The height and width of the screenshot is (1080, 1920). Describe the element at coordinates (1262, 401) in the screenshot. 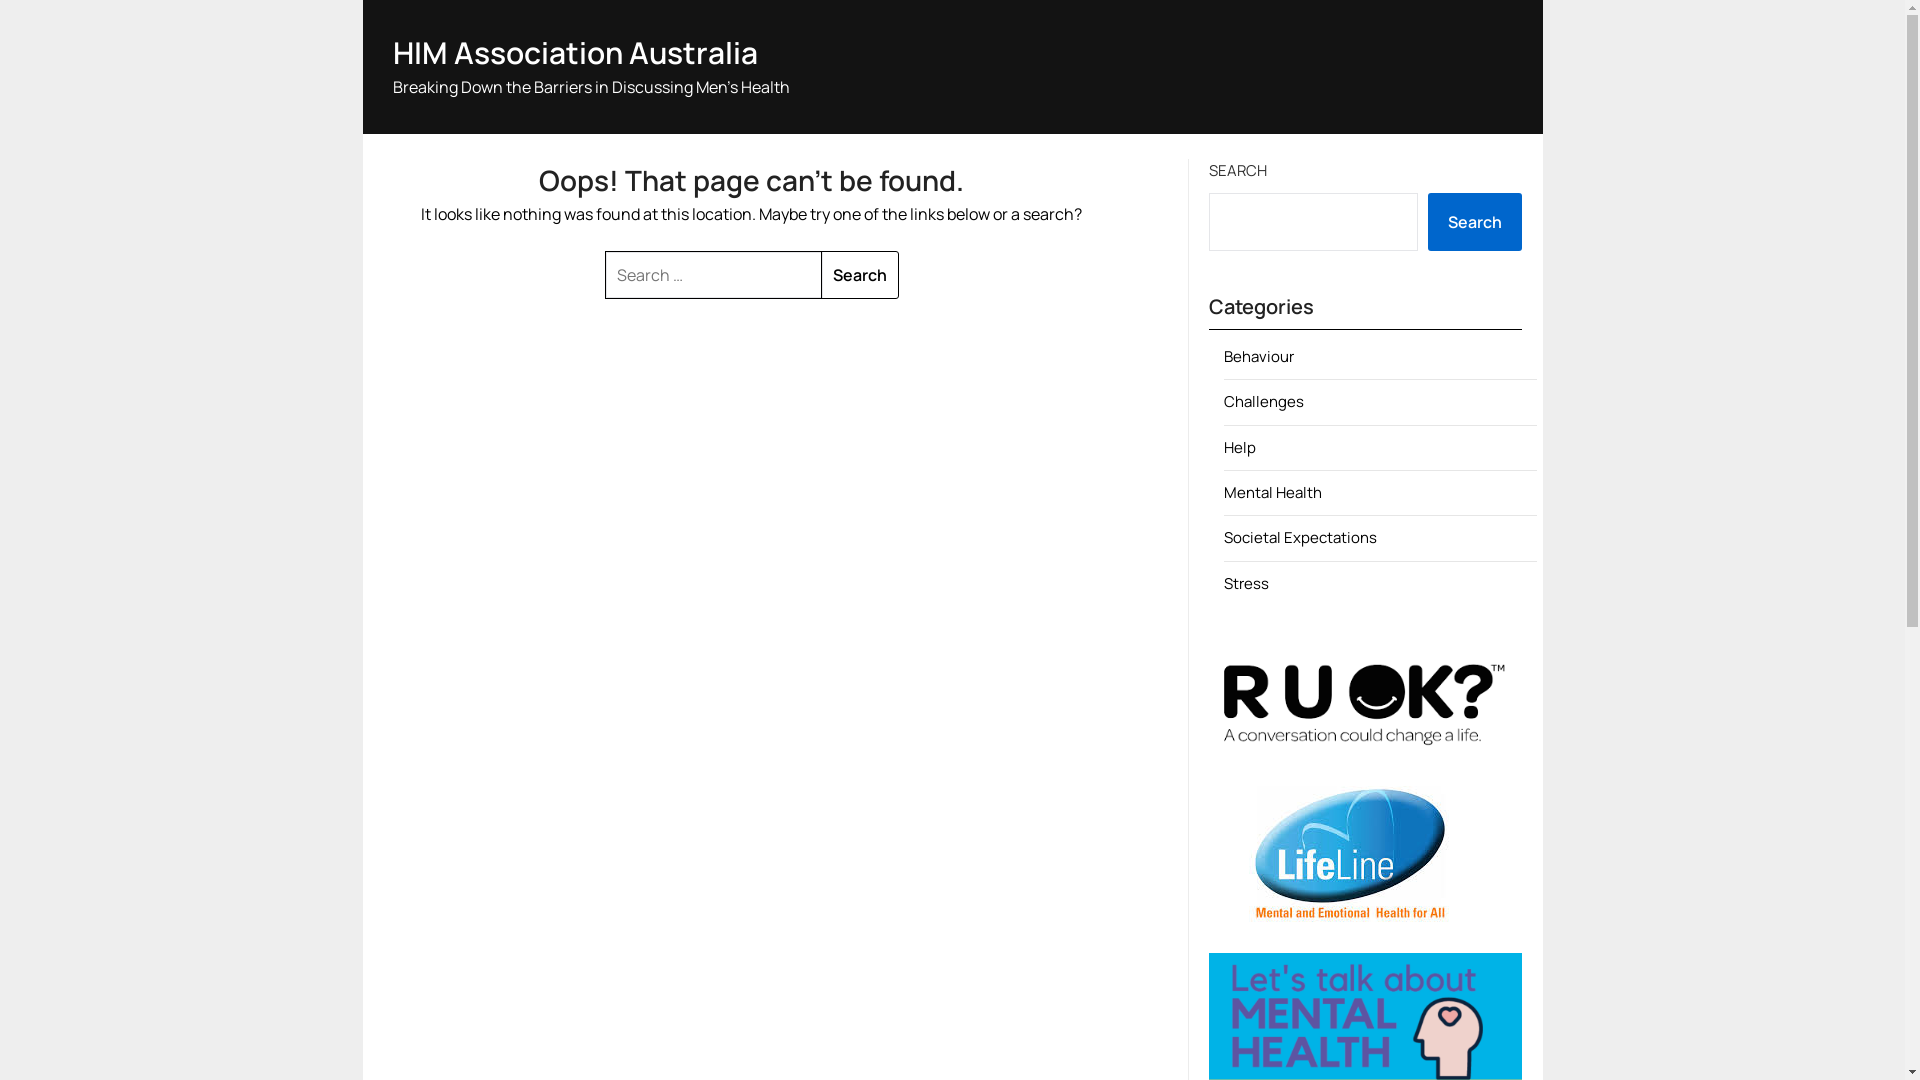

I see `'Challenges'` at that location.